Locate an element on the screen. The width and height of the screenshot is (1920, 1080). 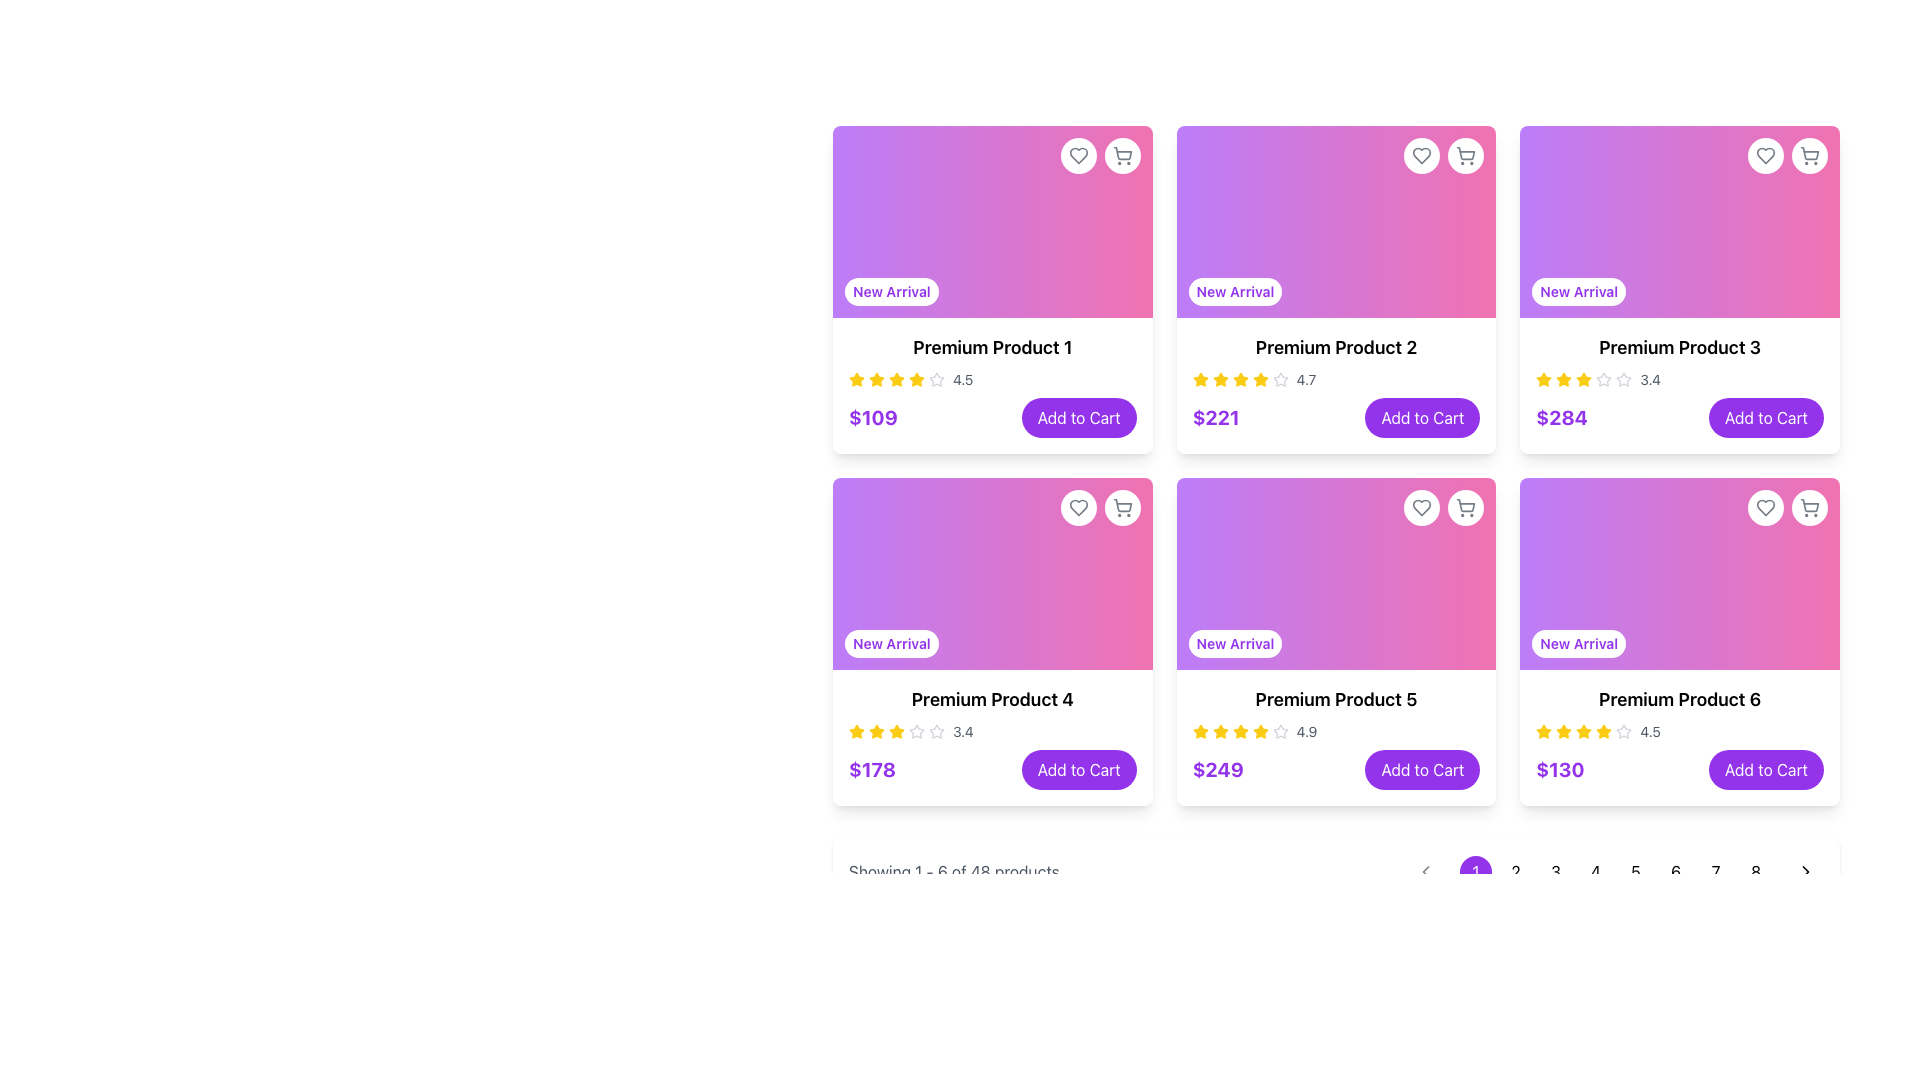
the second star icon in the rating row for 'Premium Product 3' is located at coordinates (1583, 379).